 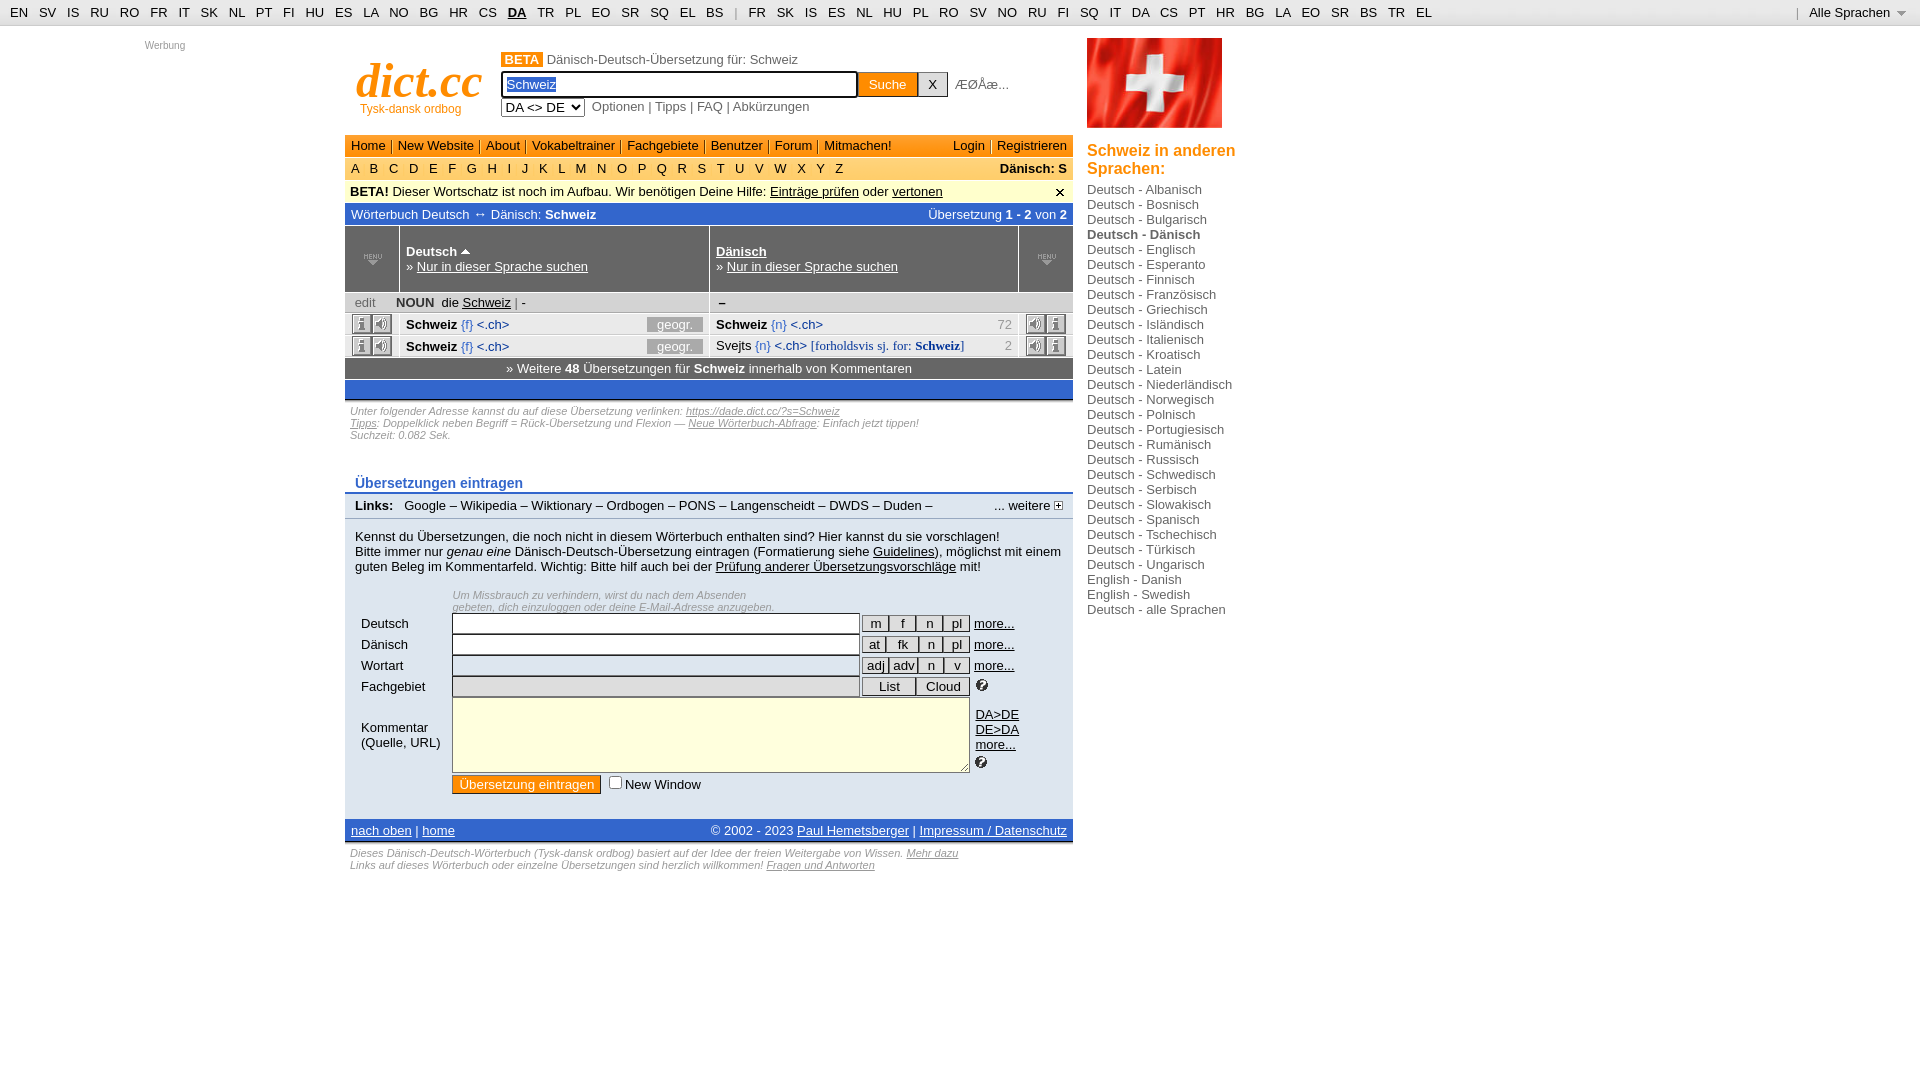 What do you see at coordinates (916, 665) in the screenshot?
I see `'n'` at bounding box center [916, 665].